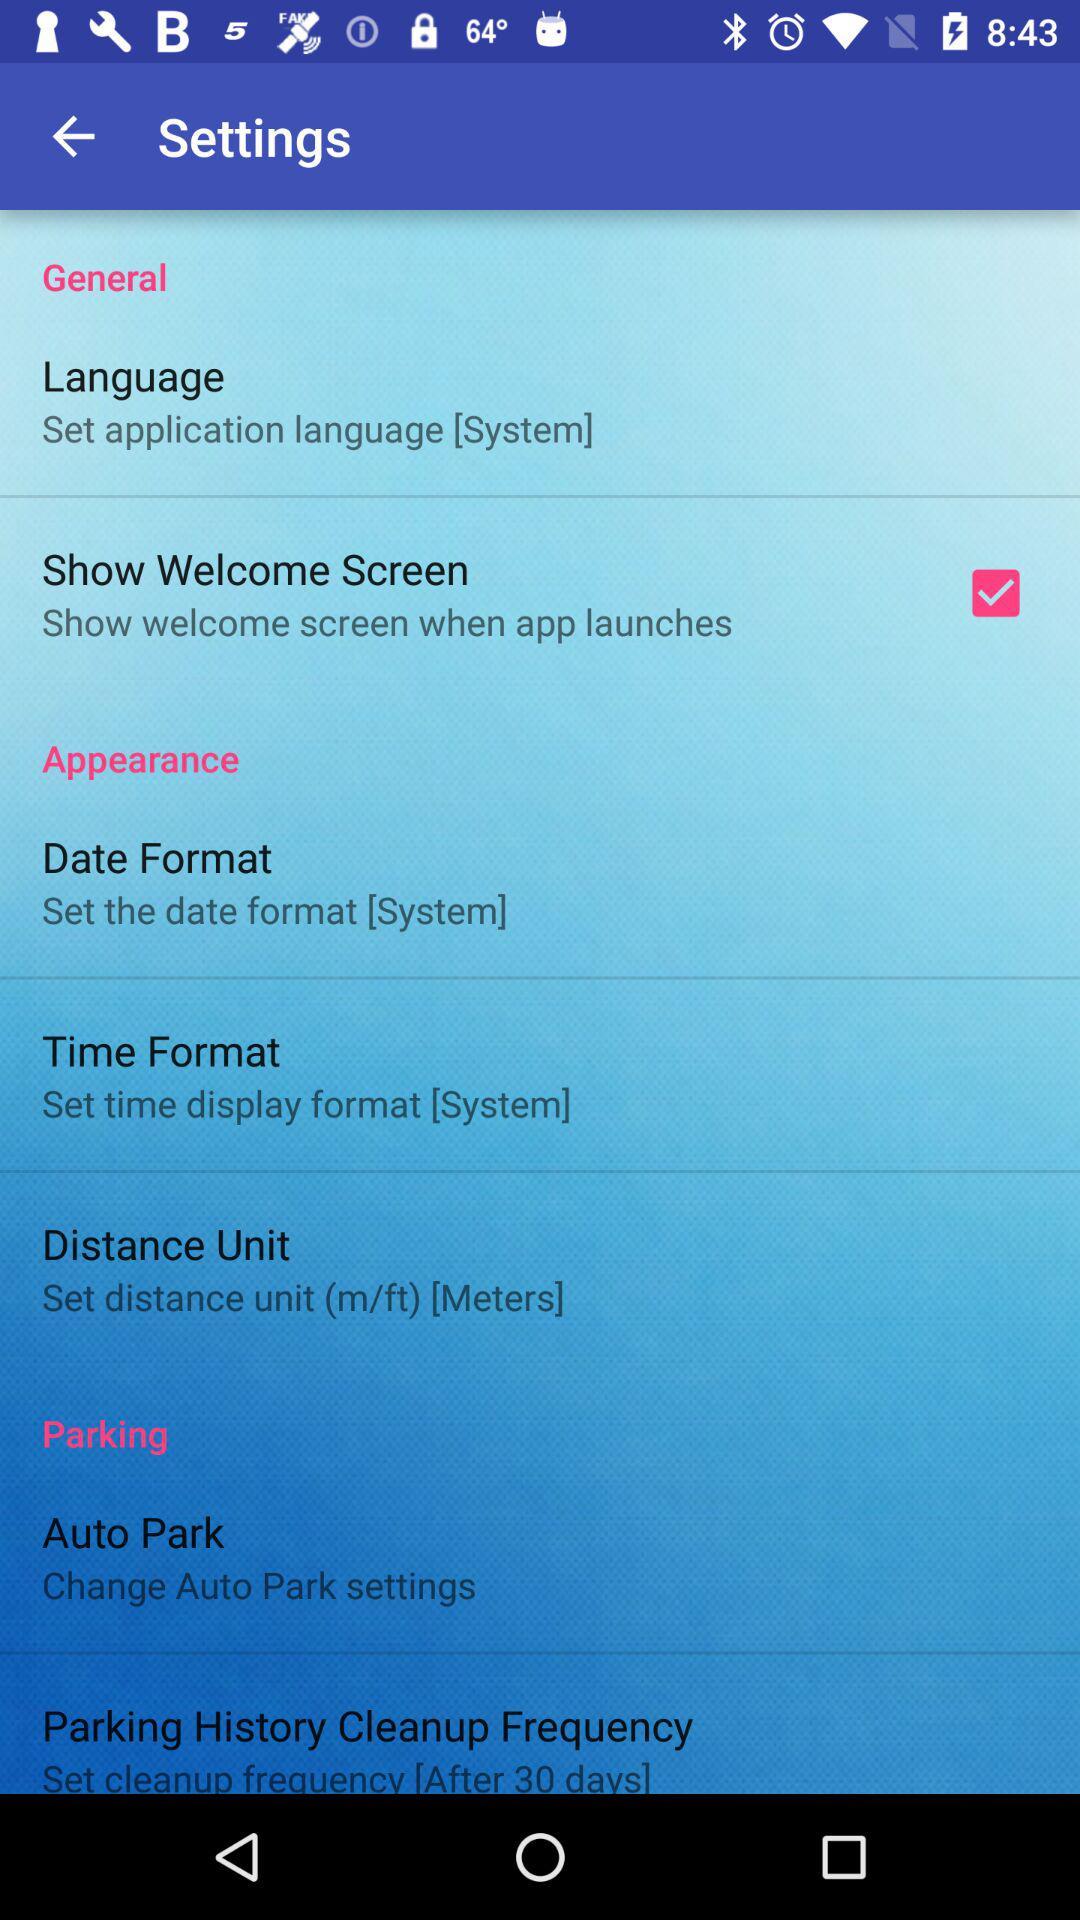  What do you see at coordinates (306, 1102) in the screenshot?
I see `item above the distance unit item` at bounding box center [306, 1102].